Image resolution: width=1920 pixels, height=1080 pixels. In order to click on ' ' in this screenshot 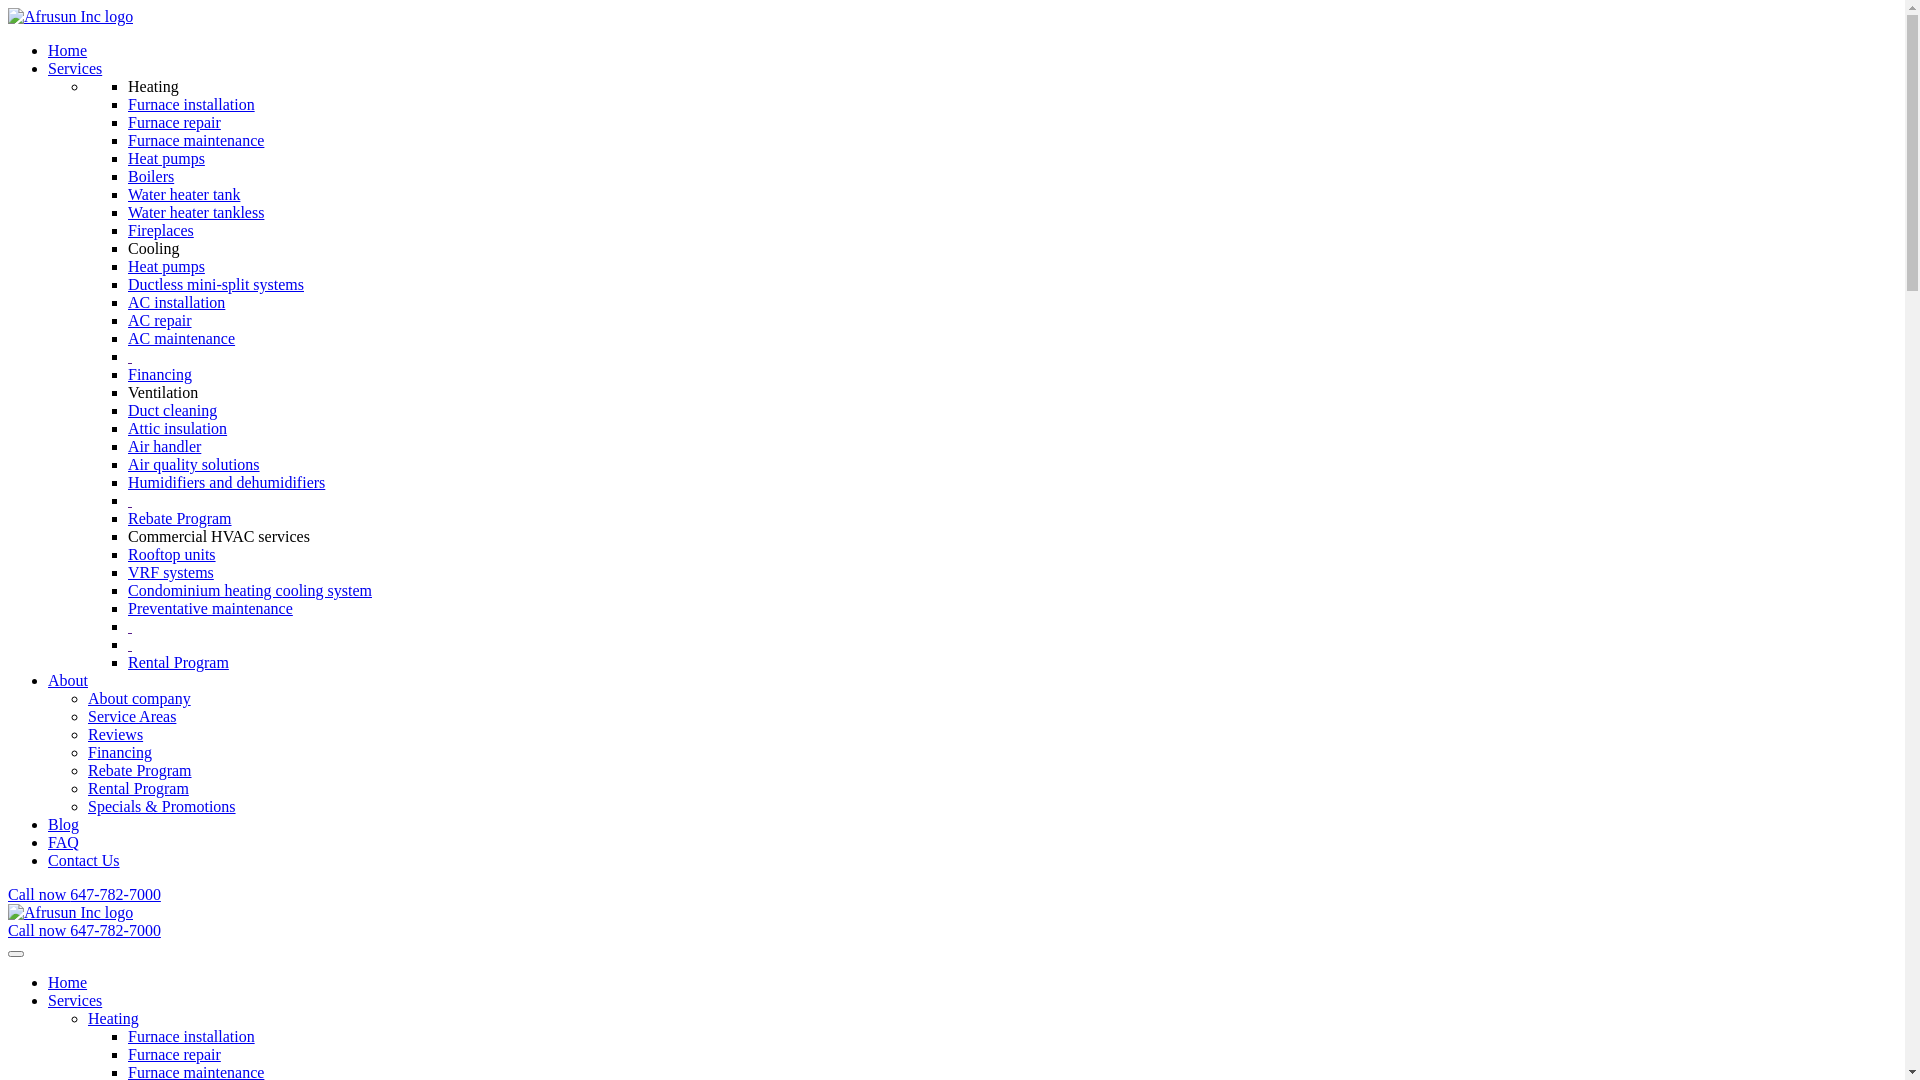, I will do `click(127, 355)`.